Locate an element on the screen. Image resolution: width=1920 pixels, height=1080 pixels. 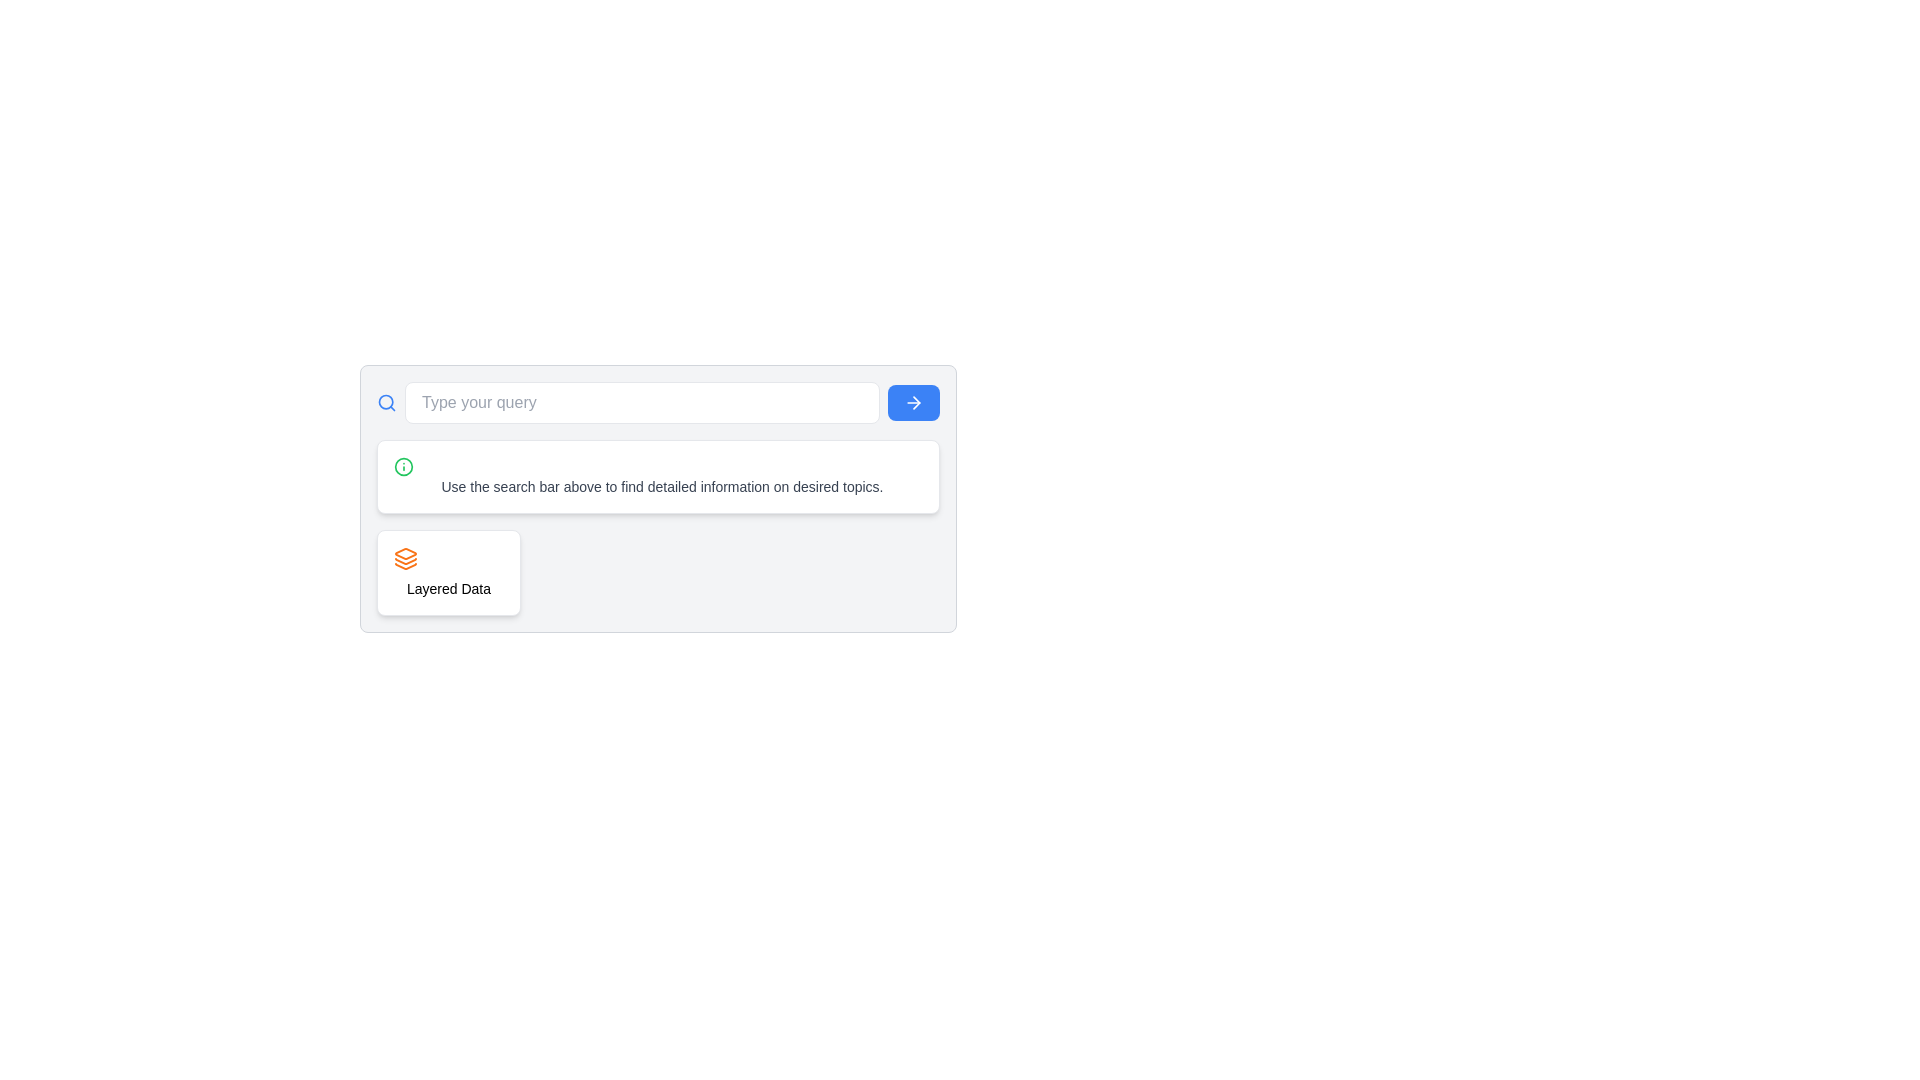
the right-arrow icon within the blue button located in the bottom-right portion of the search interface is located at coordinates (912, 402).